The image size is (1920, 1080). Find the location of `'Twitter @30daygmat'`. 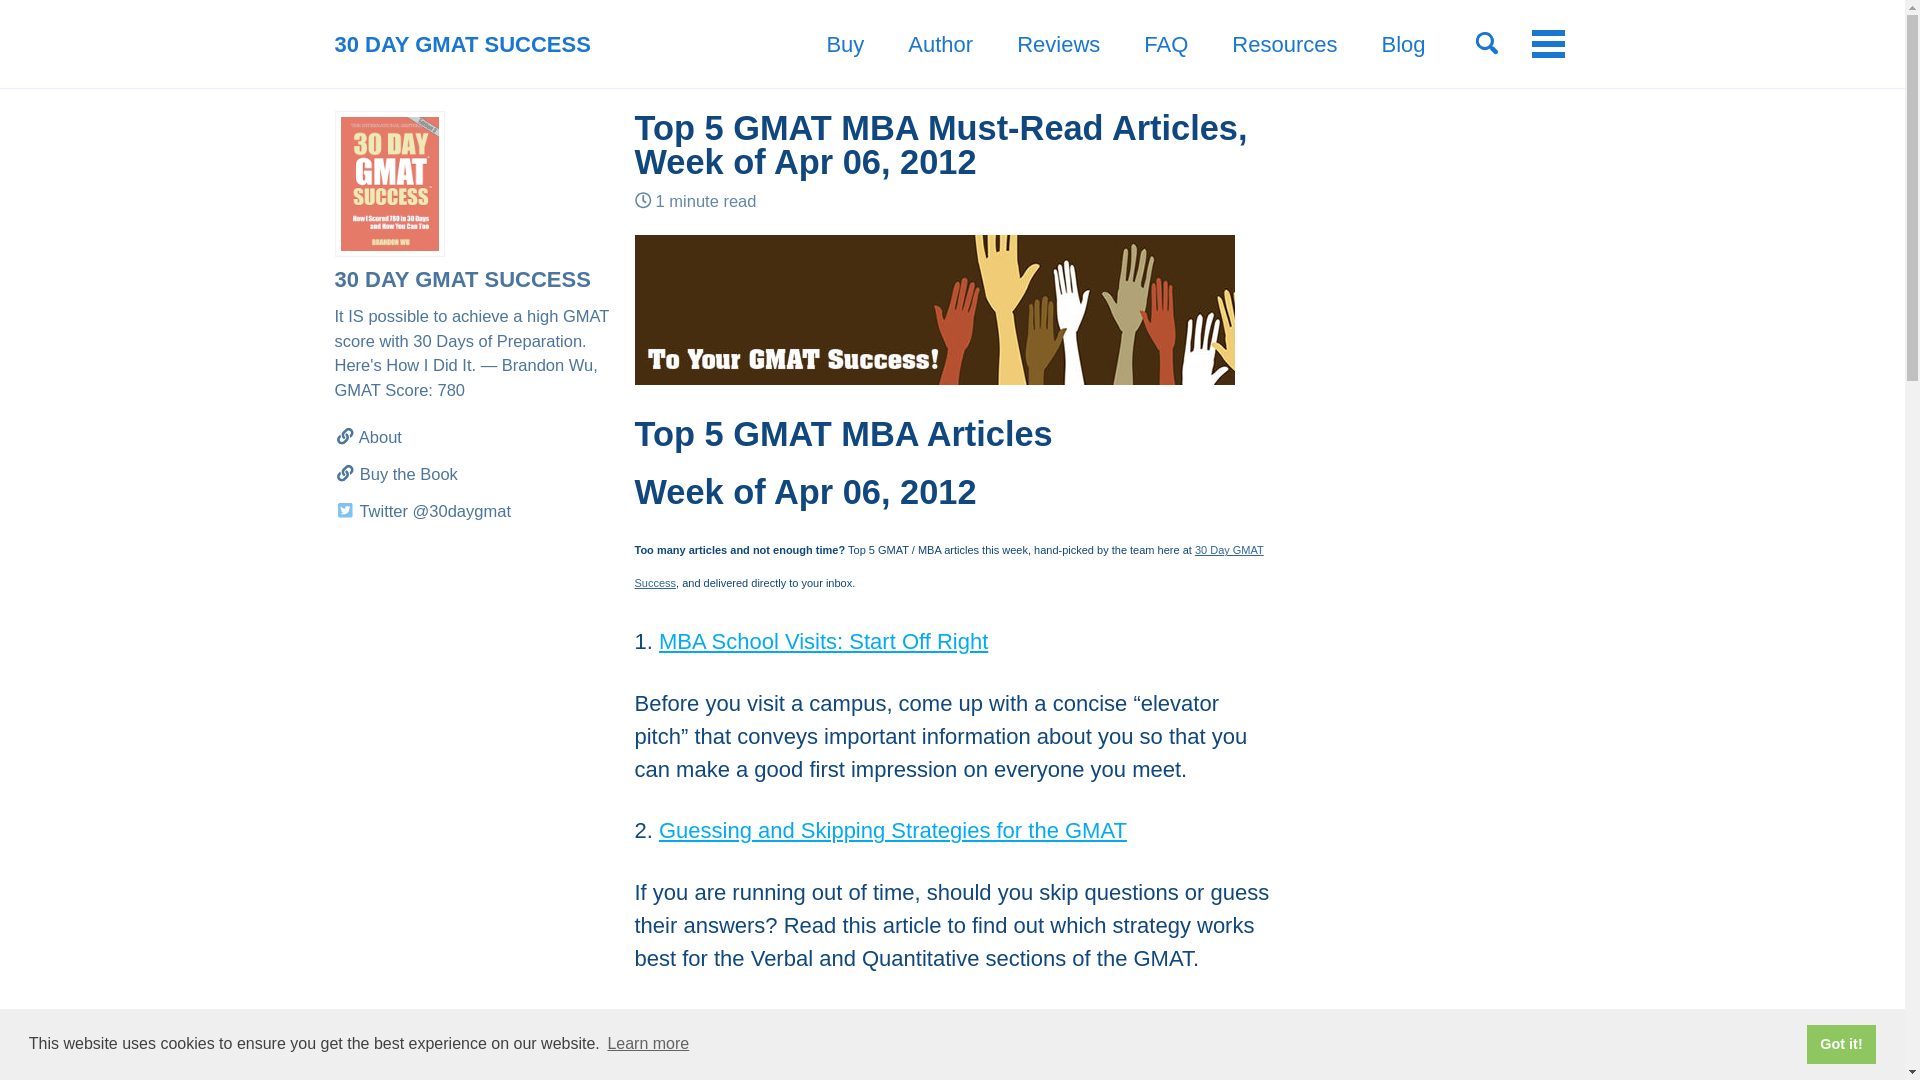

'Twitter @30daygmat' is located at coordinates (472, 510).